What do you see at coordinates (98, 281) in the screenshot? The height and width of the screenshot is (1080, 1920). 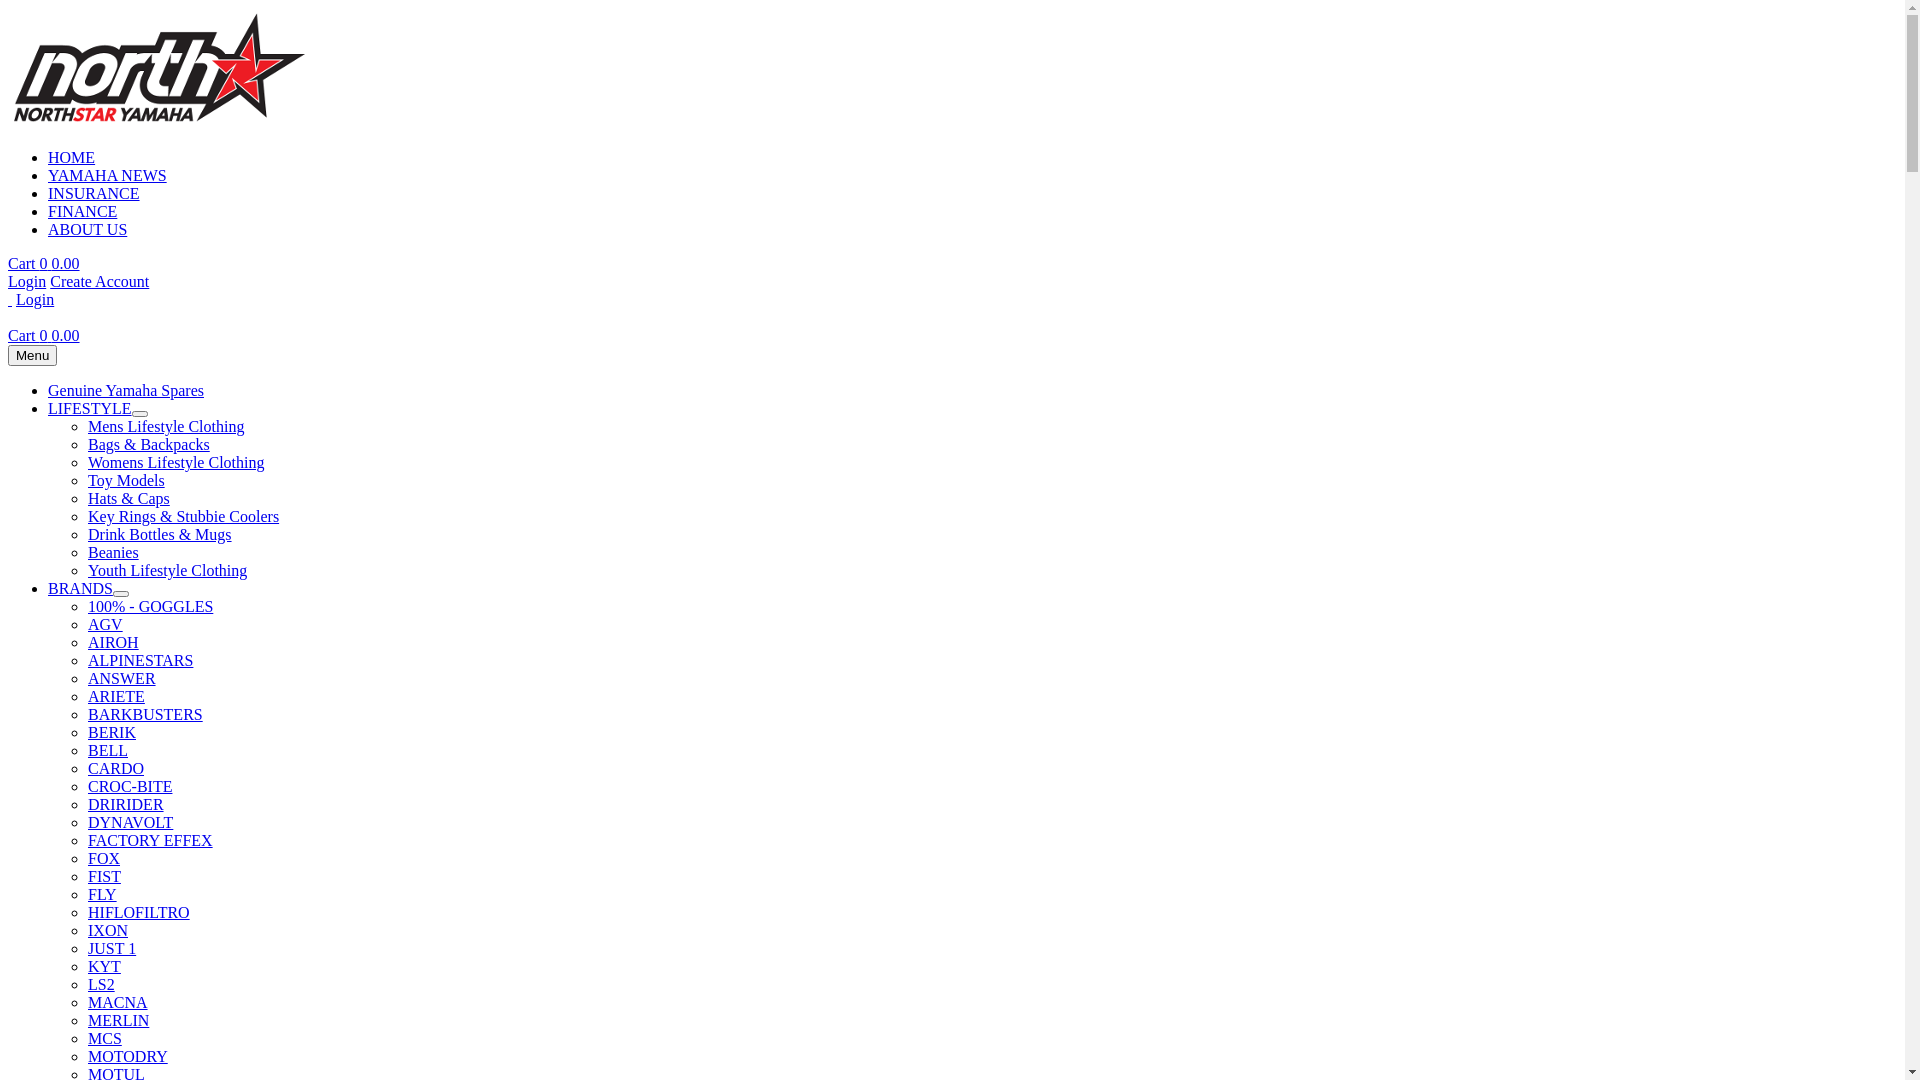 I see `'Create Account'` at bounding box center [98, 281].